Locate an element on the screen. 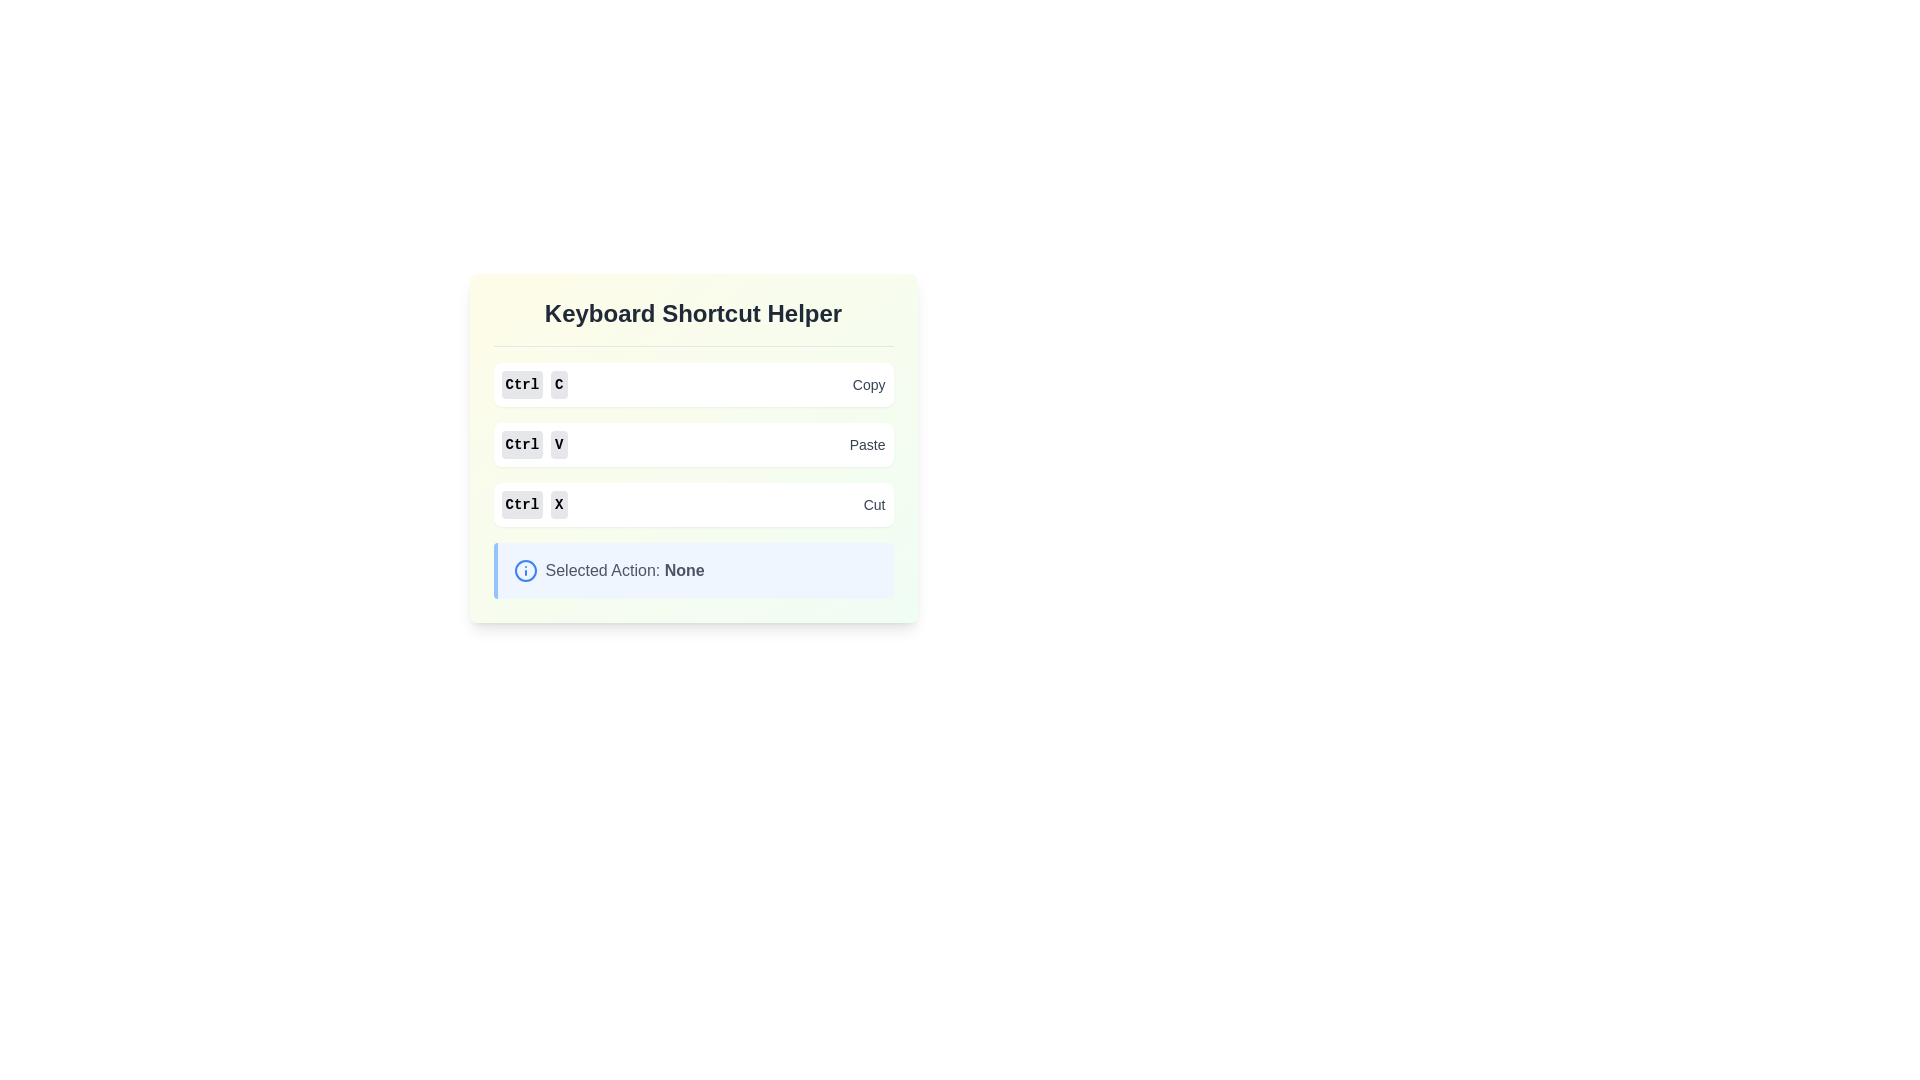  the circular icon with a blue border and a small blue dot centered within it, located to the left of the text 'Selected Action: None' is located at coordinates (525, 570).